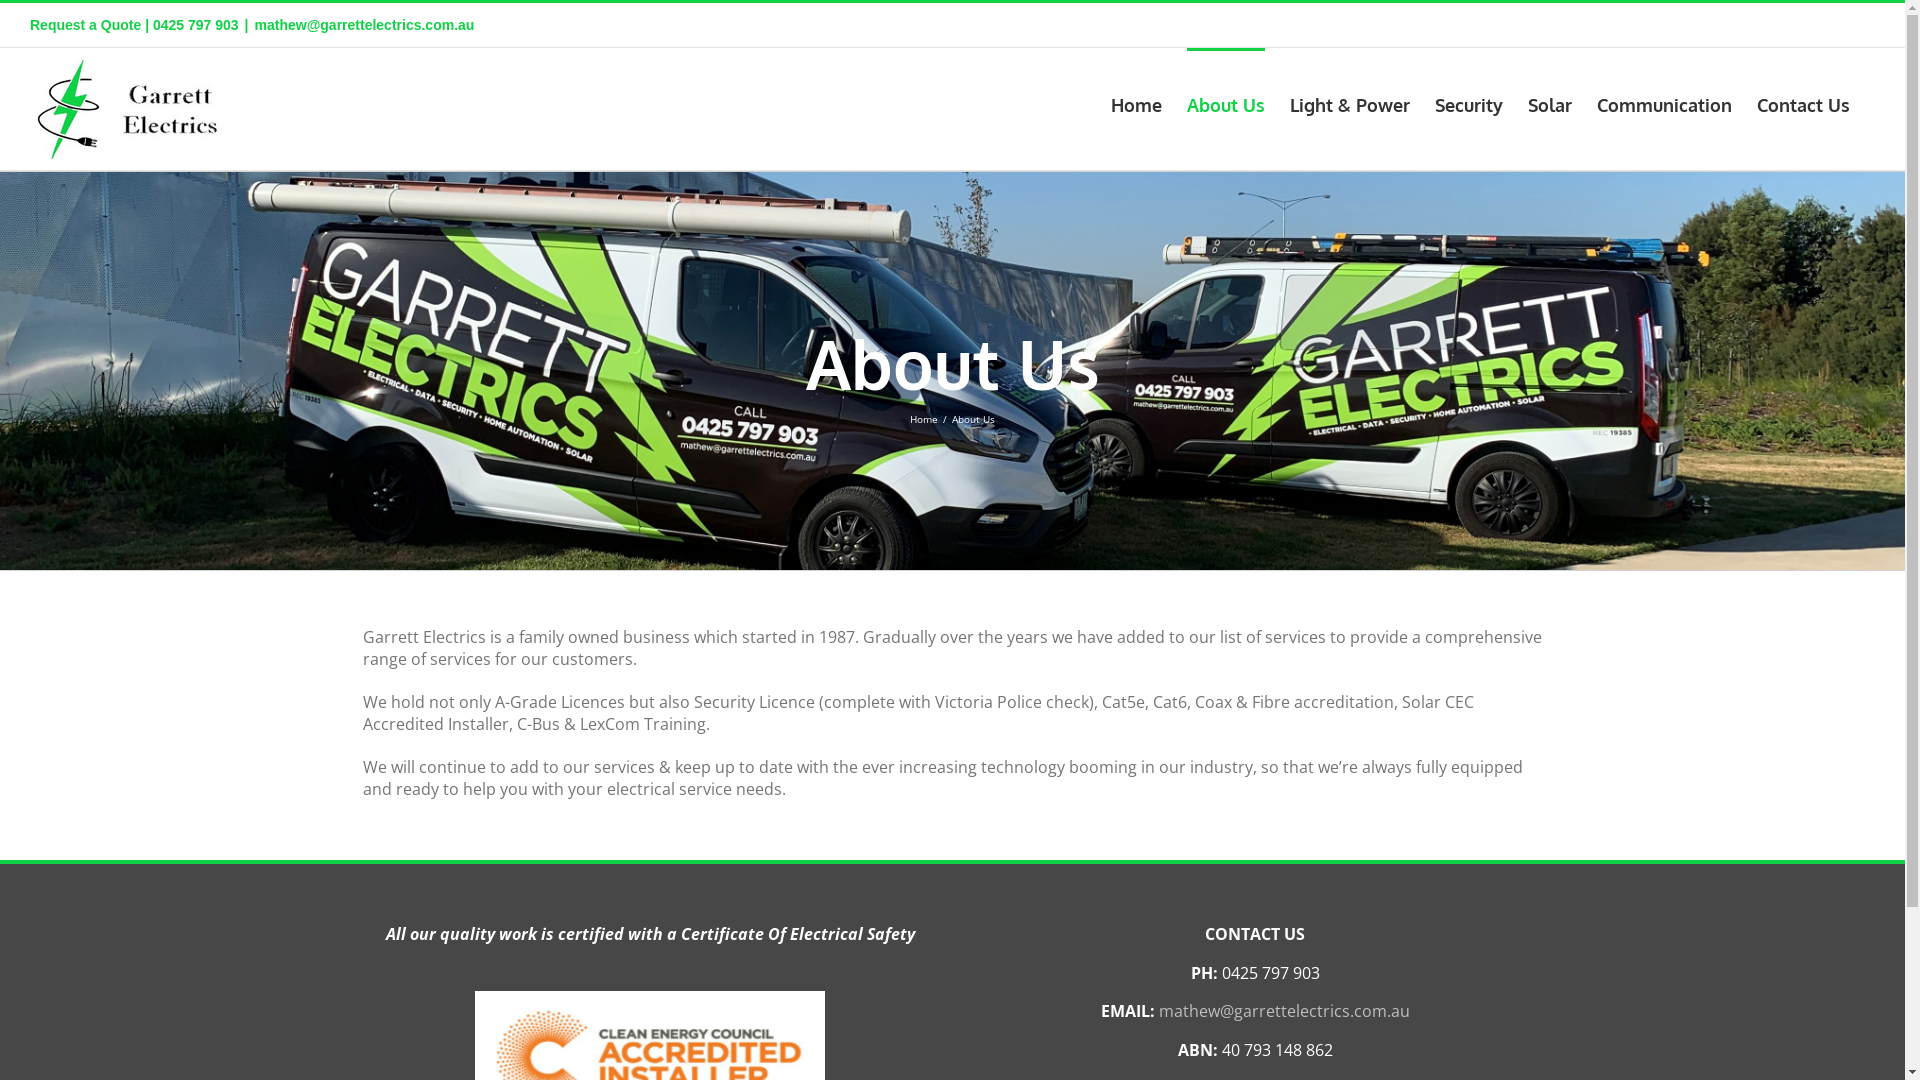 Image resolution: width=1920 pixels, height=1080 pixels. Describe the element at coordinates (1224, 103) in the screenshot. I see `'About Us'` at that location.